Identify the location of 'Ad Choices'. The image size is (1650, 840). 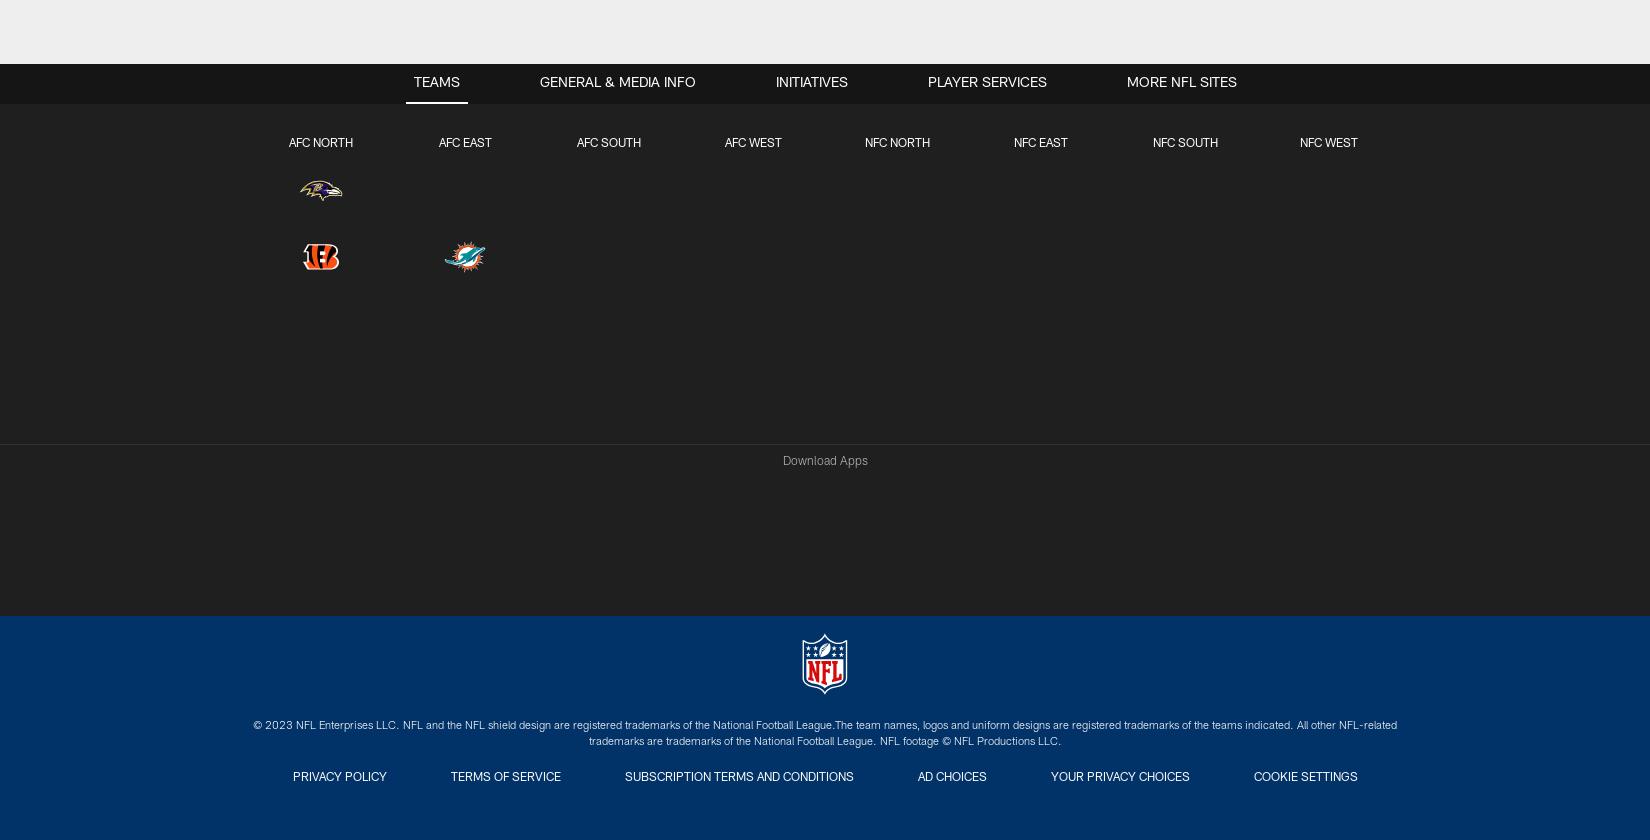
(951, 778).